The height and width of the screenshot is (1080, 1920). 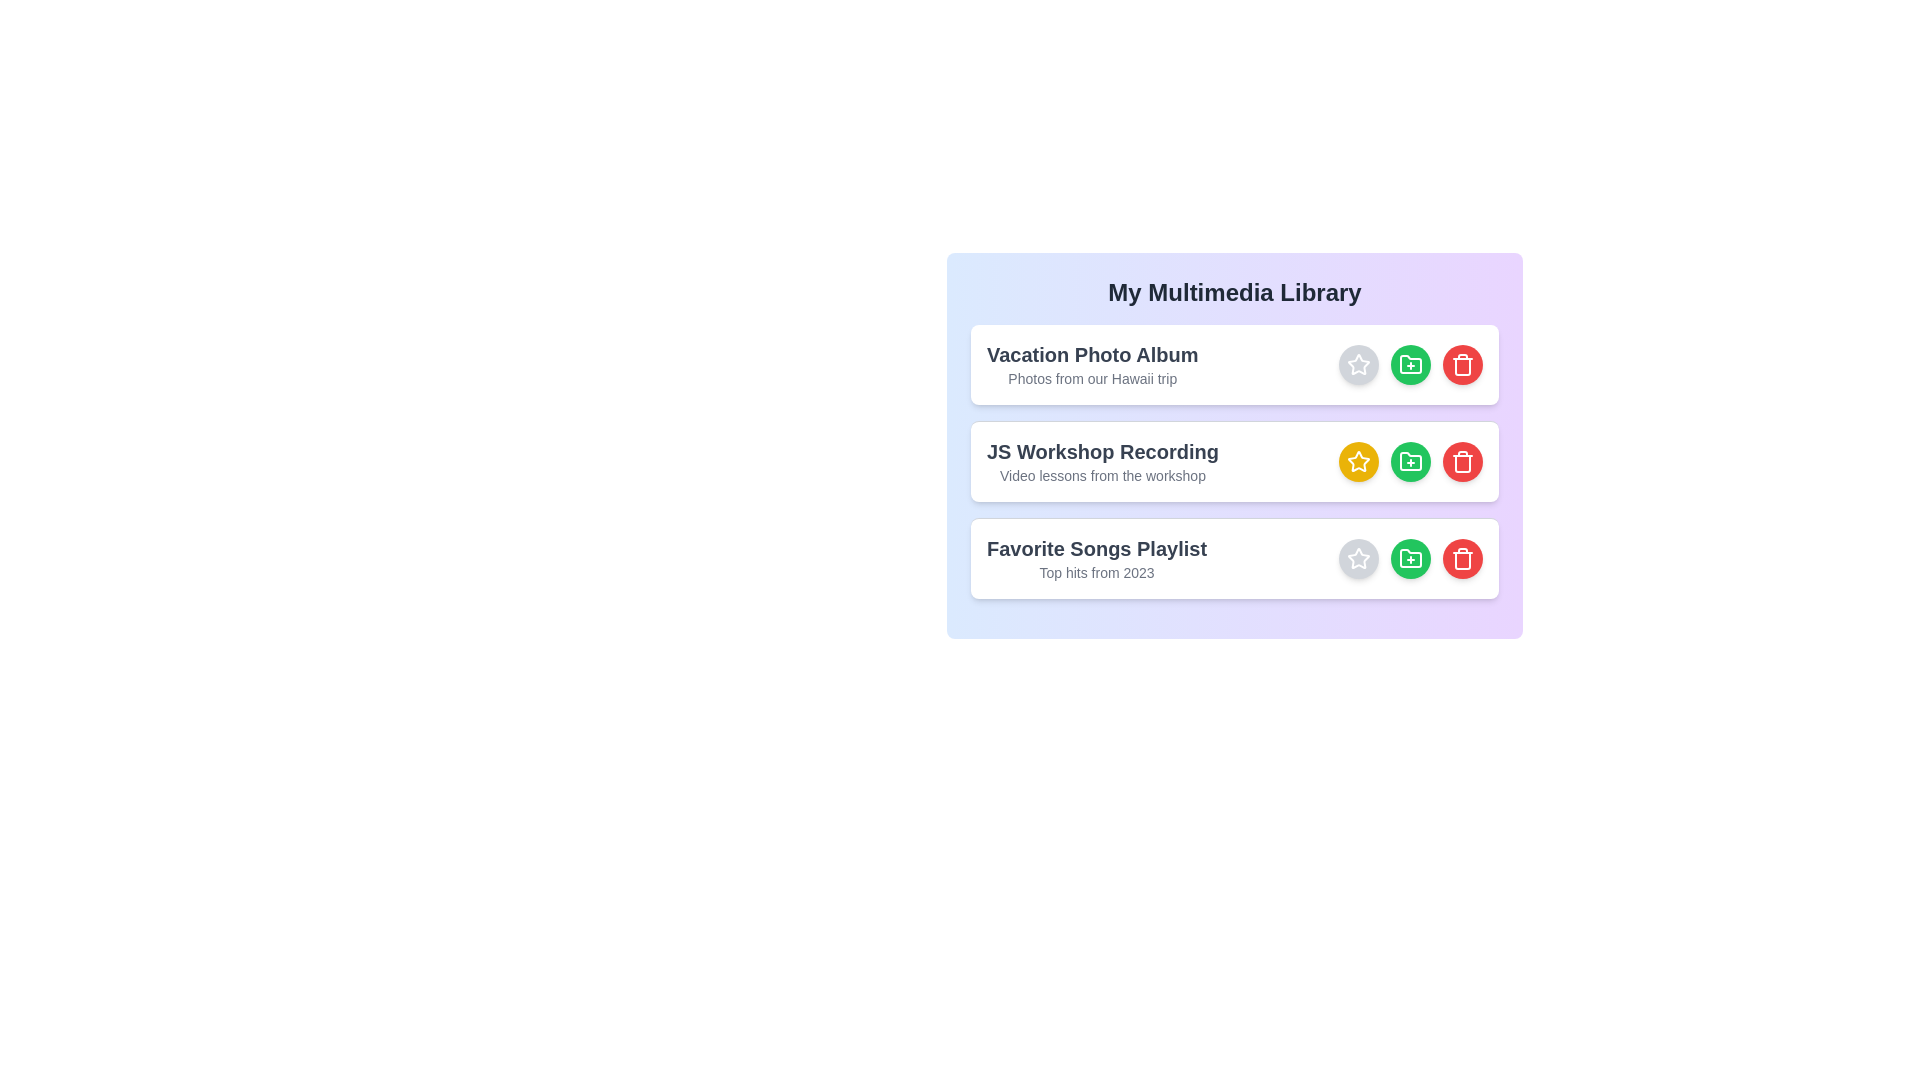 What do you see at coordinates (1358, 461) in the screenshot?
I see `the star icon representing the favorite feature for accessibility interactions` at bounding box center [1358, 461].